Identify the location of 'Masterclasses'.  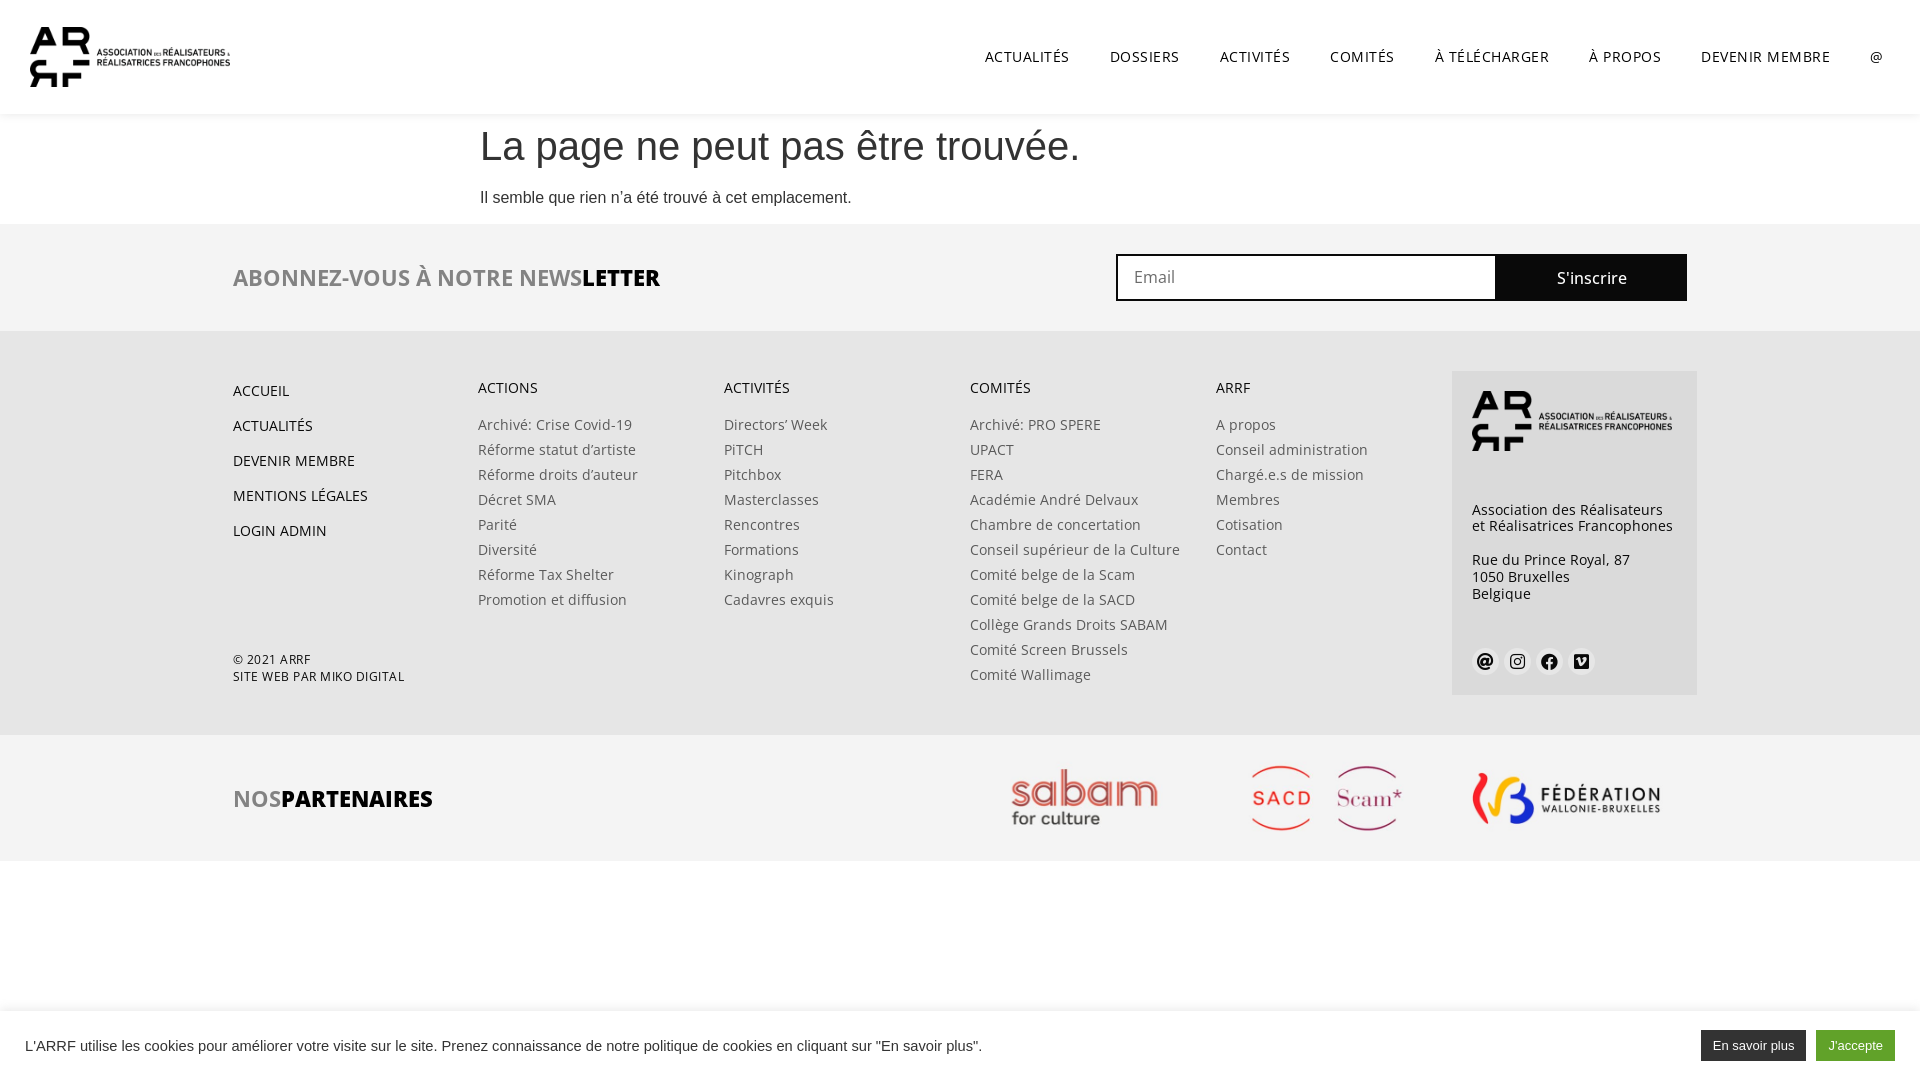
(723, 499).